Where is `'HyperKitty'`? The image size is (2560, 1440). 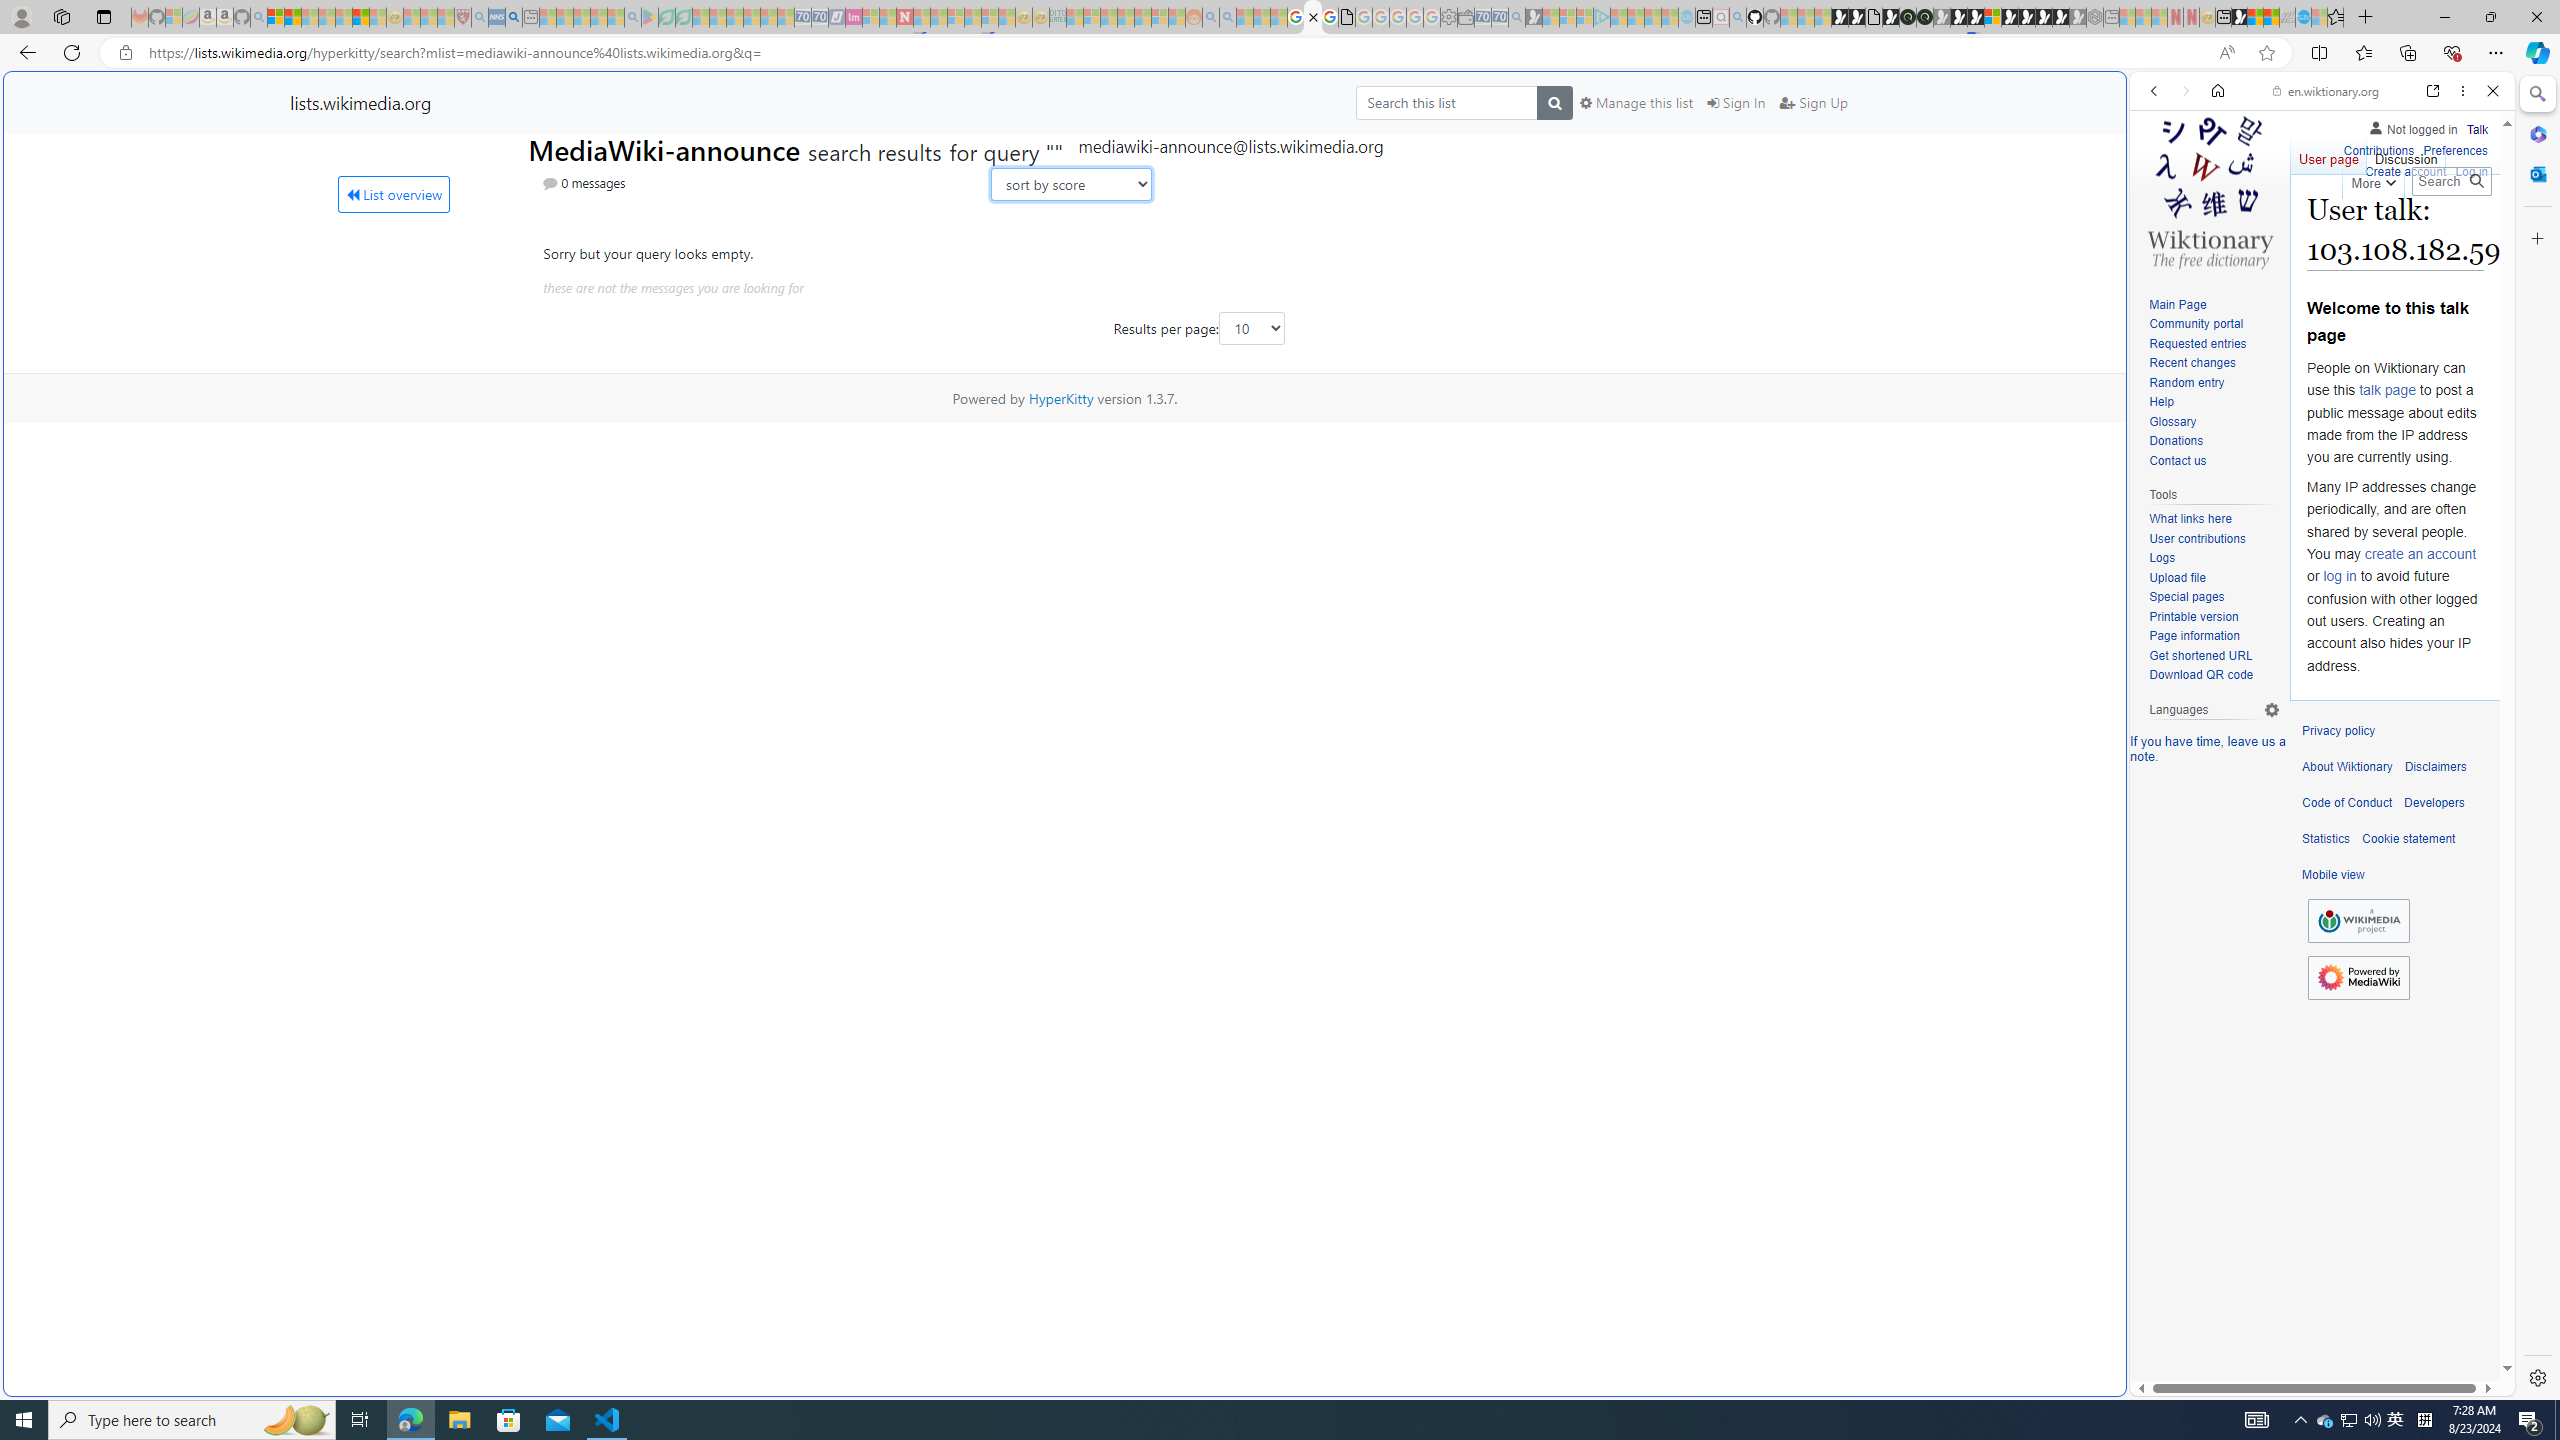
'HyperKitty' is located at coordinates (1060, 398).